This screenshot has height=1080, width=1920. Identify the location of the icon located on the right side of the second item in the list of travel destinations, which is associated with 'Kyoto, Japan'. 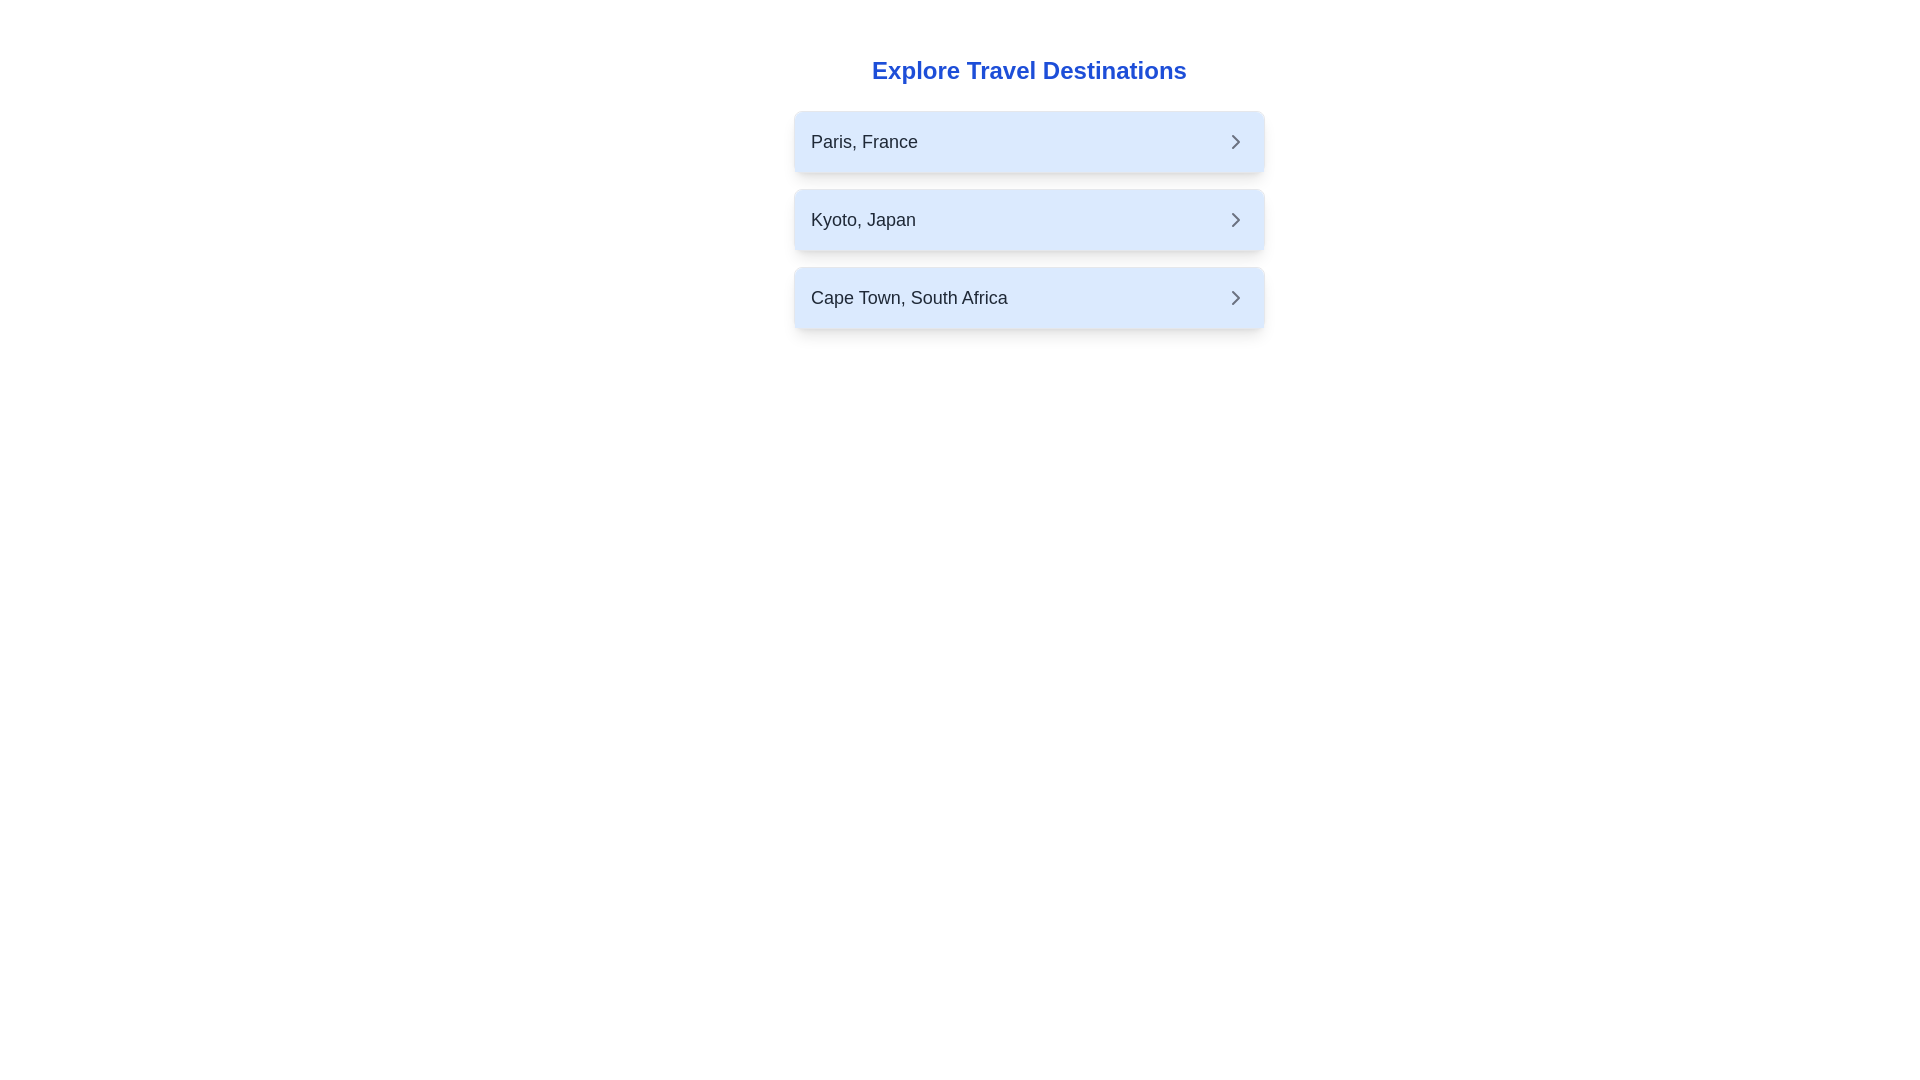
(1235, 219).